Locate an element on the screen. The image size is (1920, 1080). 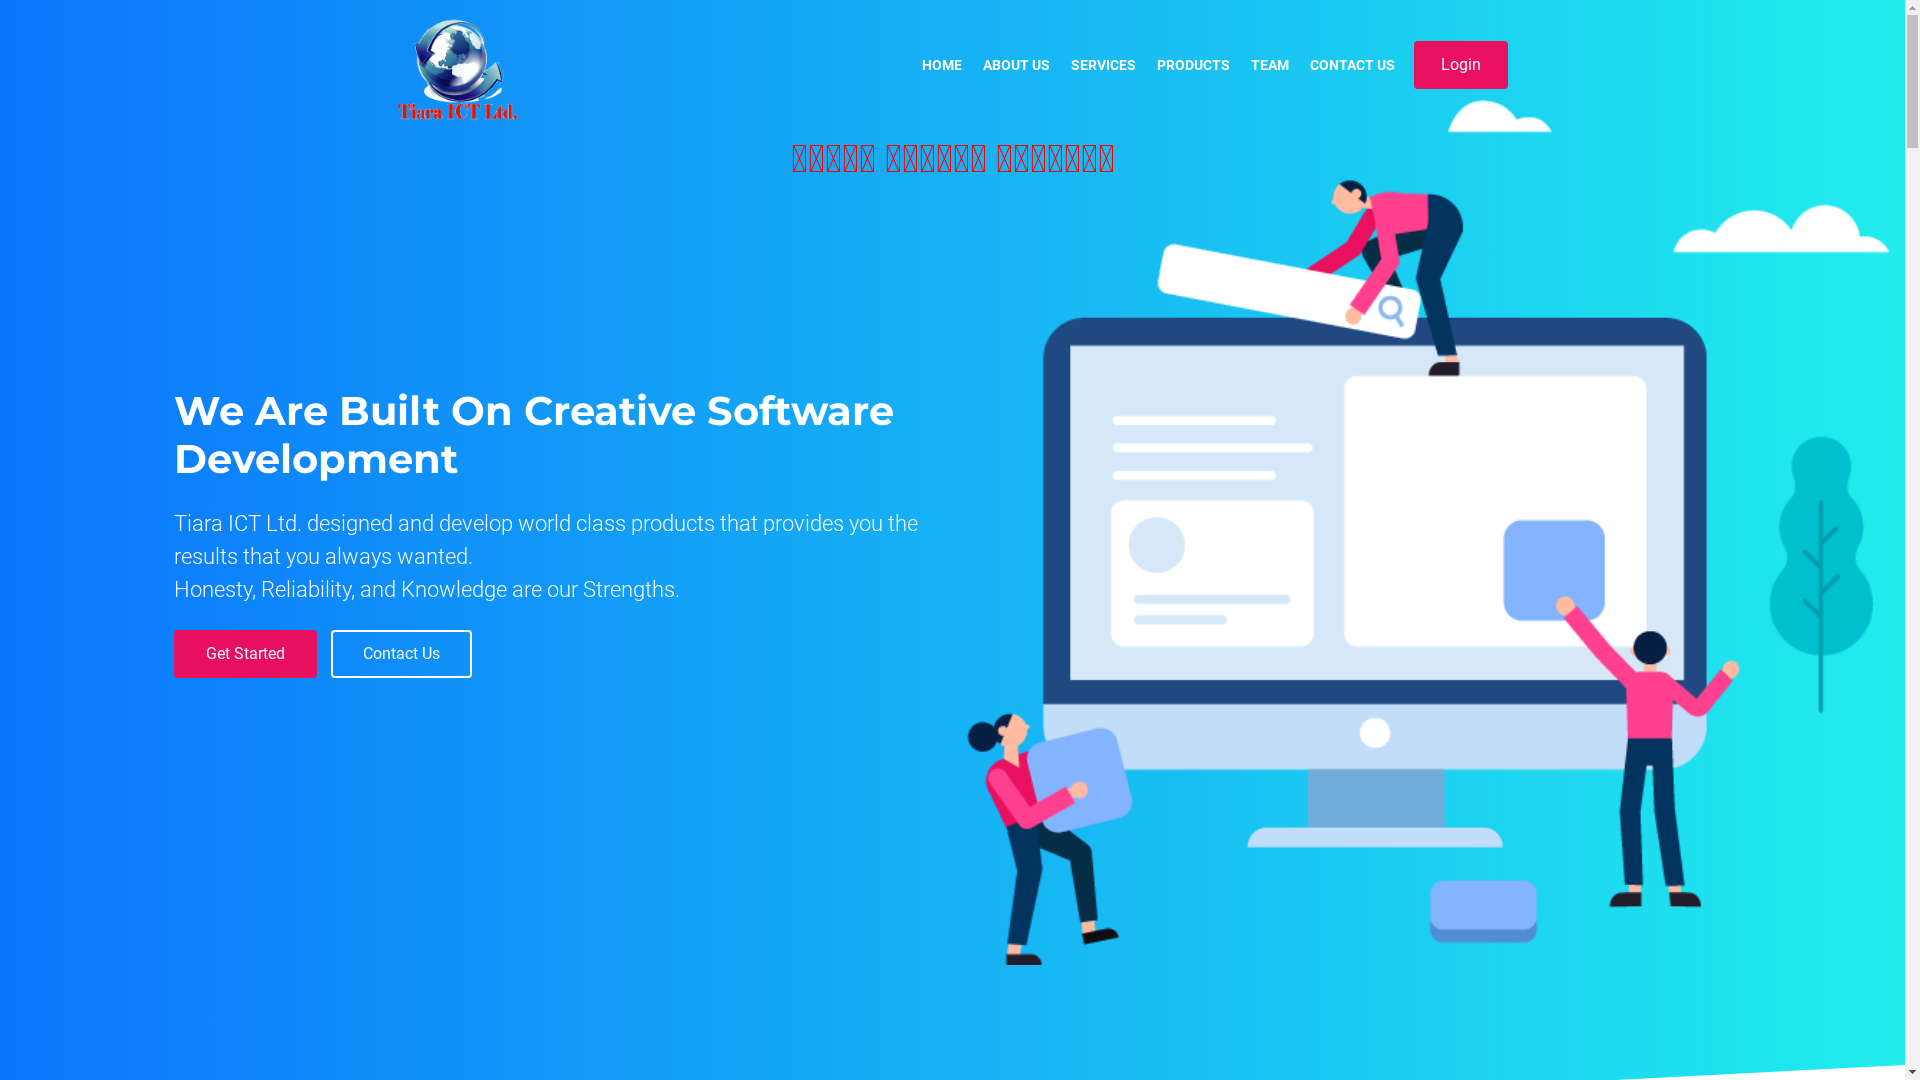
'CONTACT US' is located at coordinates (1310, 64).